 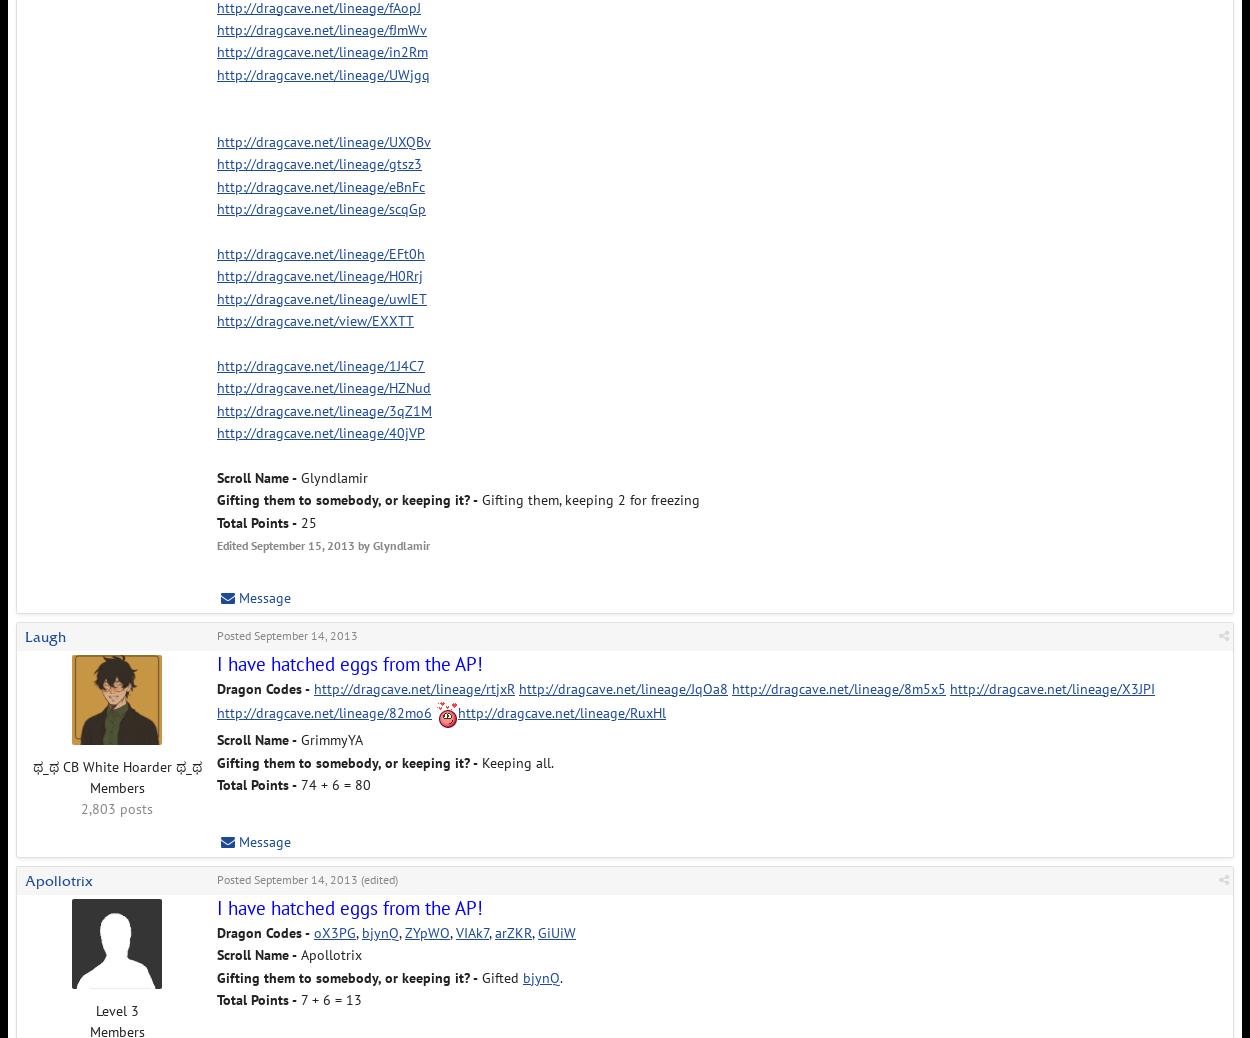 I want to click on 'Glyndlamir', so click(x=331, y=476).